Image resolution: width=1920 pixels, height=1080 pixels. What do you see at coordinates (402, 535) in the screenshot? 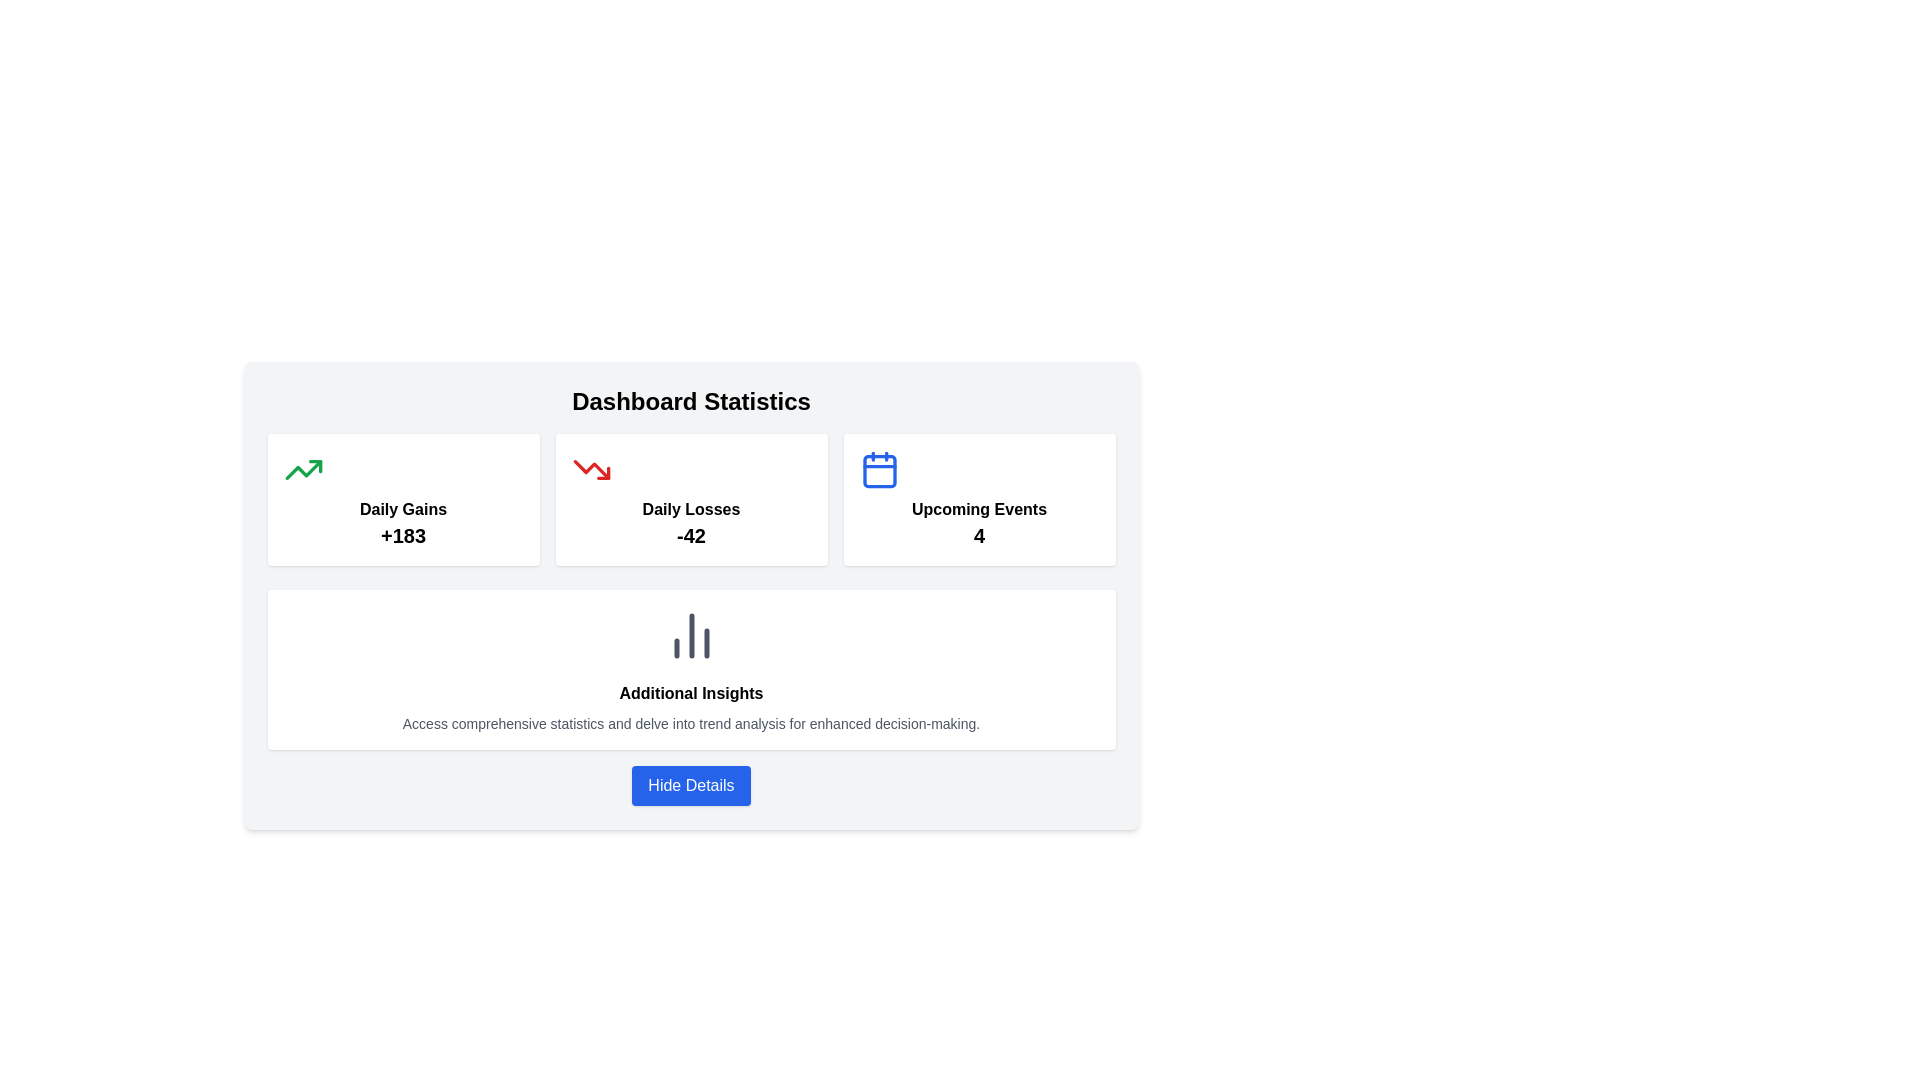
I see `static text element that displays the metric value '+183' indicating a numerical gain for the 'Daily Gains' category, located below the 'Daily Gains' label in the top-left quadrant of the dashboard` at bounding box center [402, 535].